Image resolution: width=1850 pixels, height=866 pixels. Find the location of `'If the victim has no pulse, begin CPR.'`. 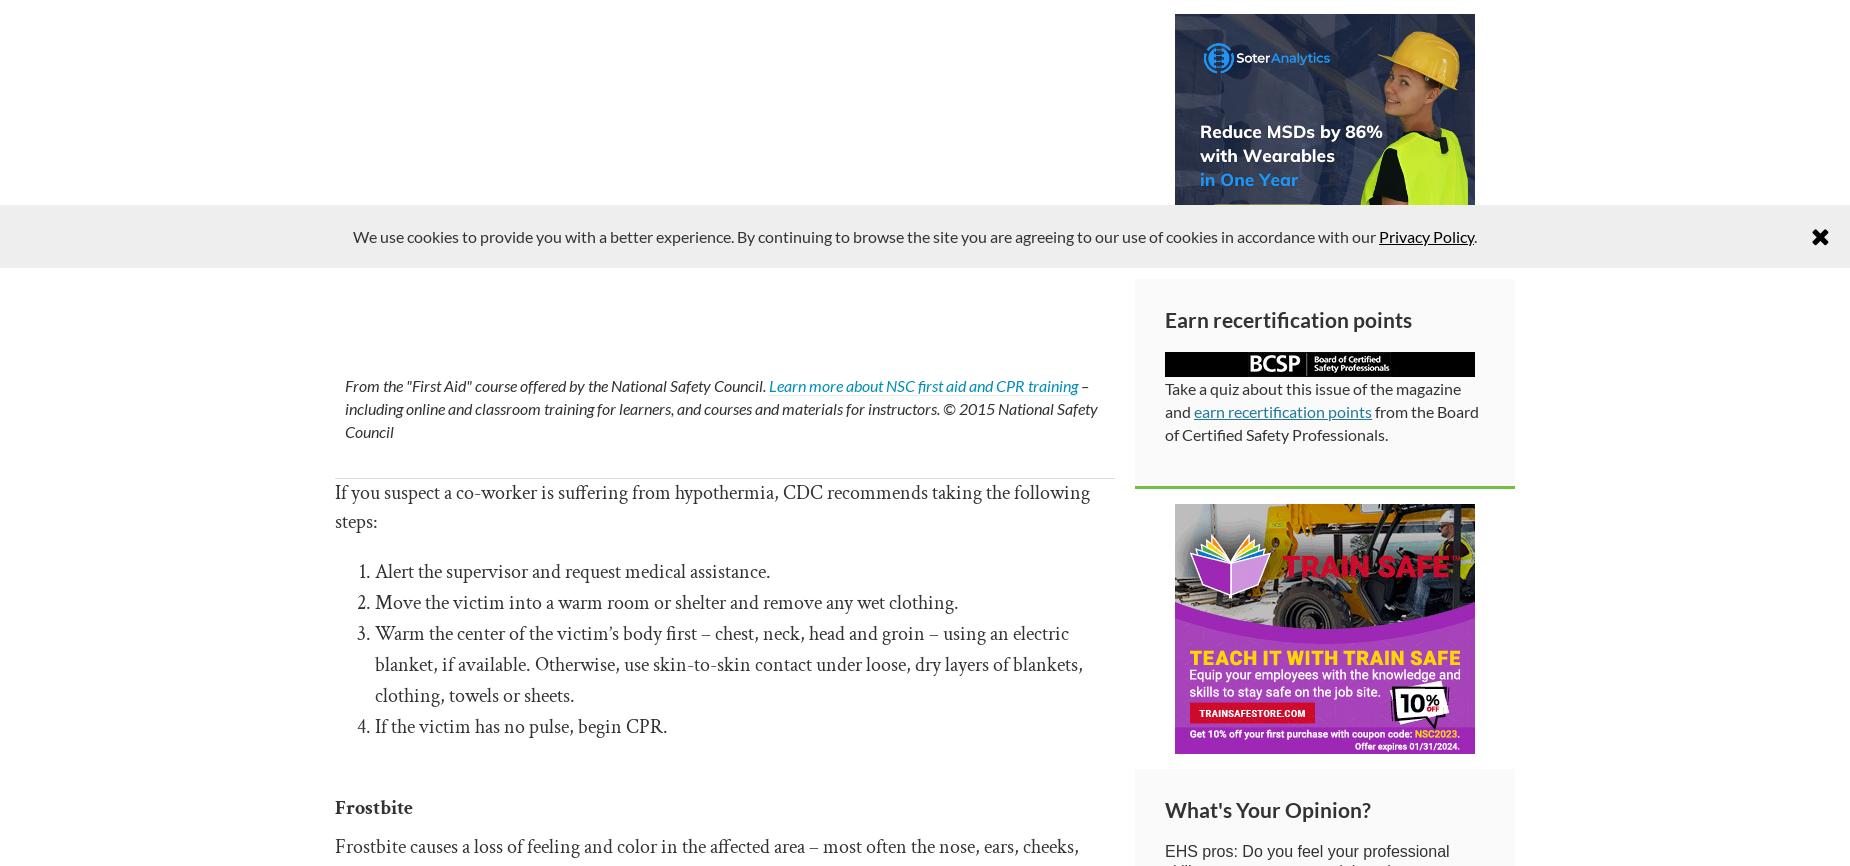

'If the victim has no pulse, begin CPR.' is located at coordinates (521, 726).